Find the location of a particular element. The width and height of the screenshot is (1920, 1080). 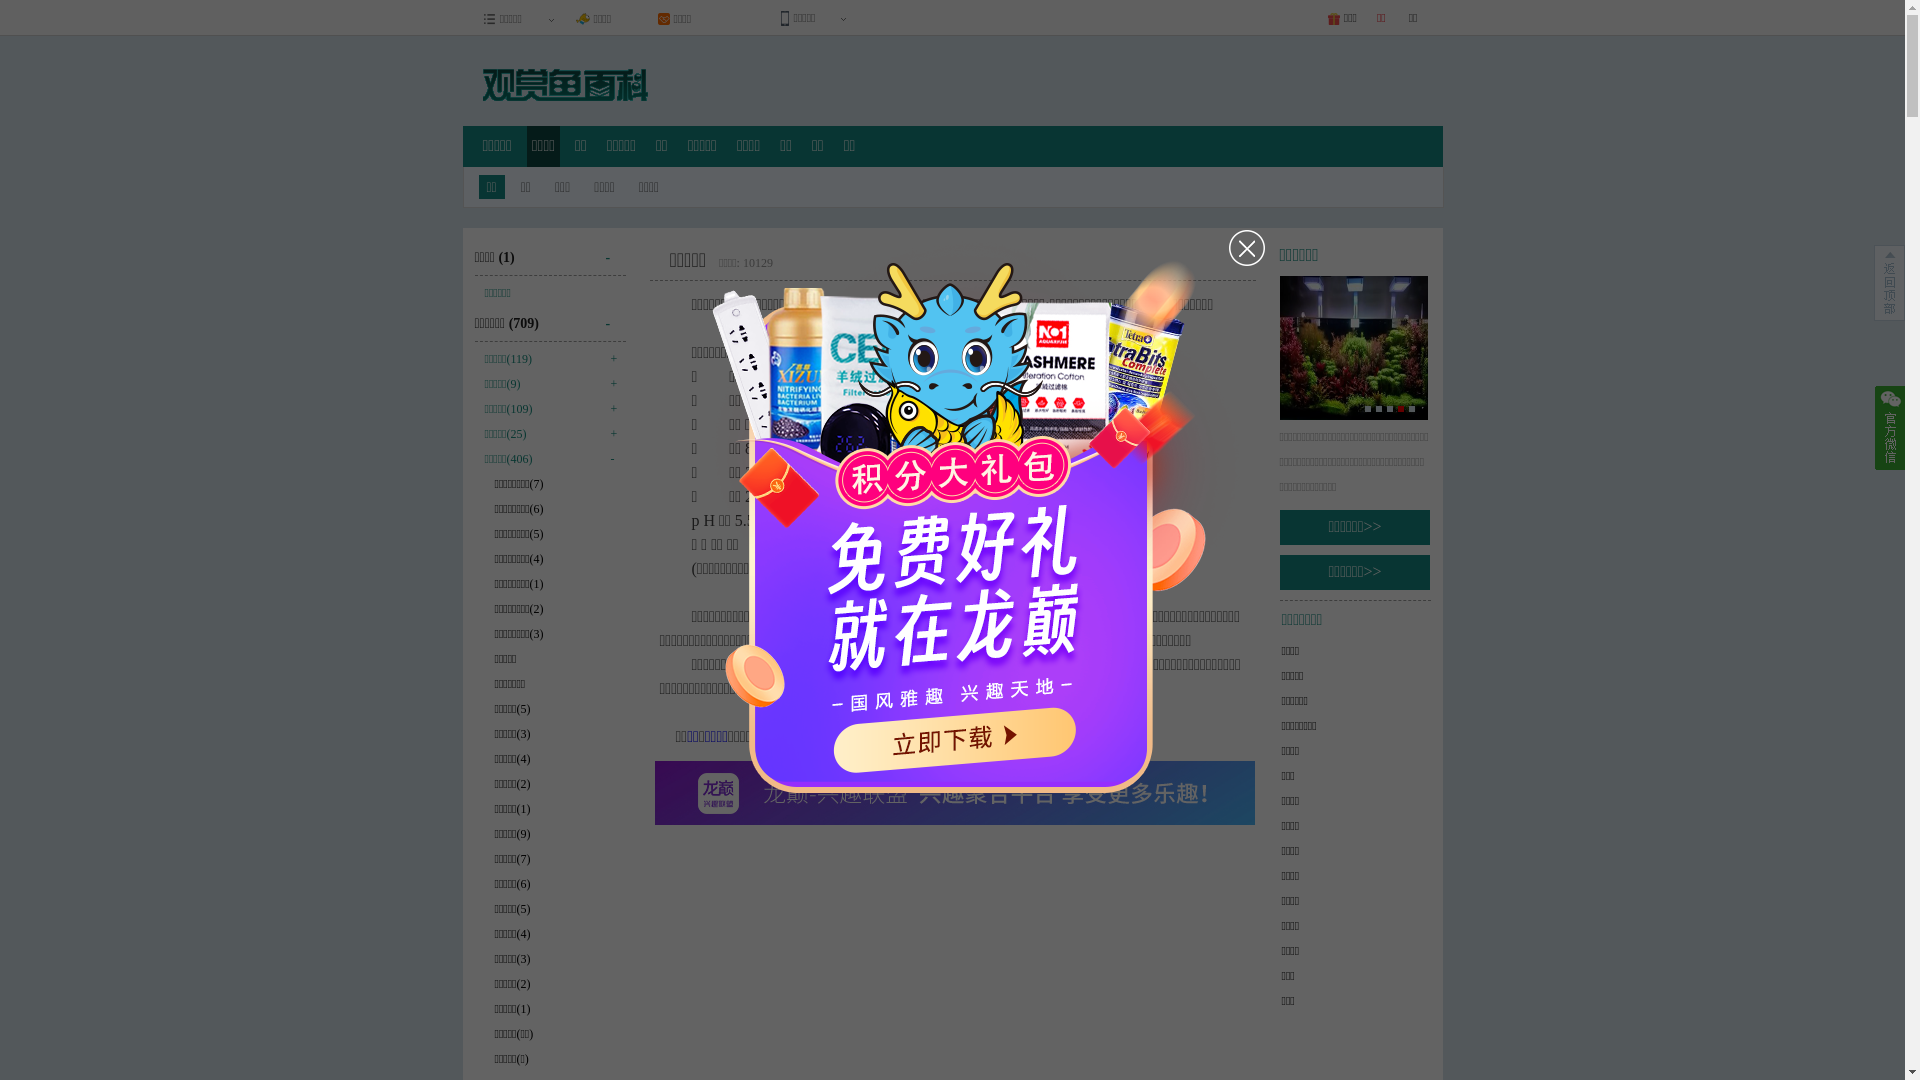

'+' is located at coordinates (608, 356).